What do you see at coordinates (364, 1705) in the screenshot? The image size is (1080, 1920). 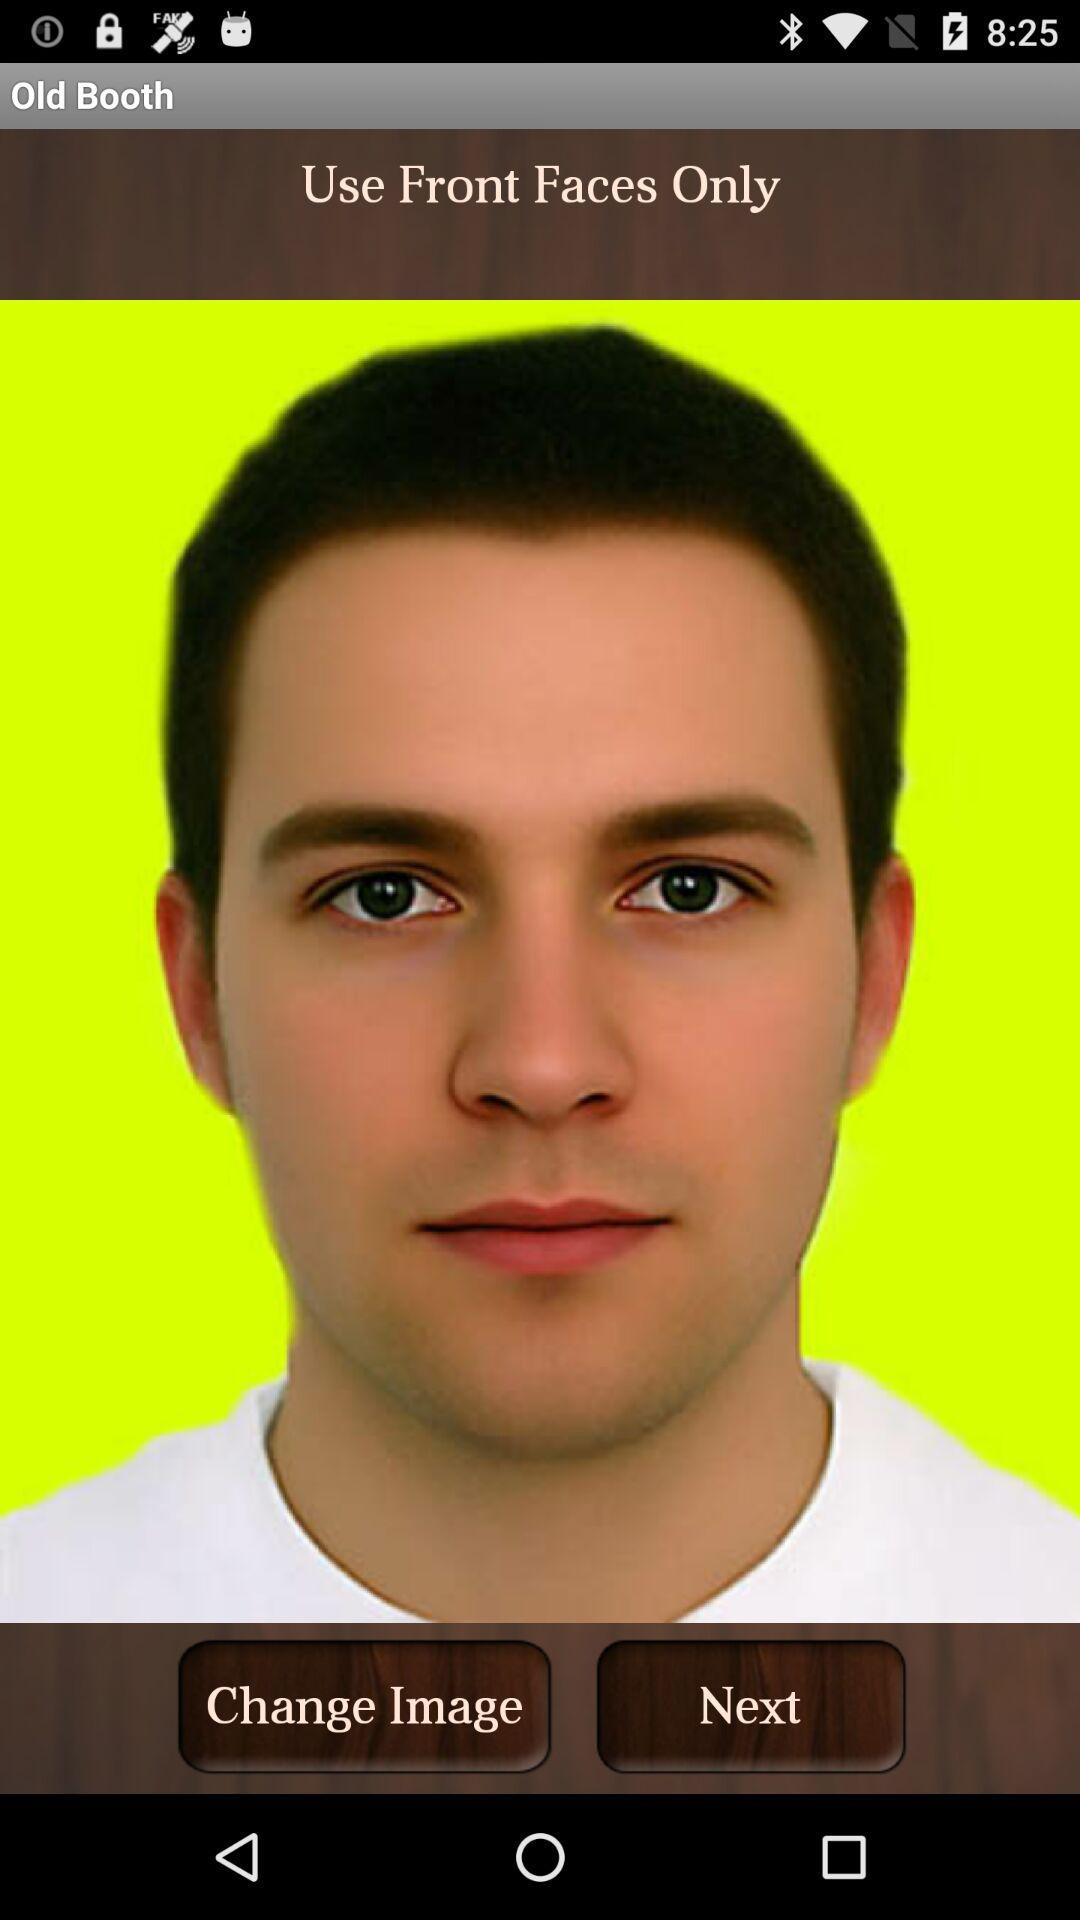 I see `the icon at the bottom` at bounding box center [364, 1705].